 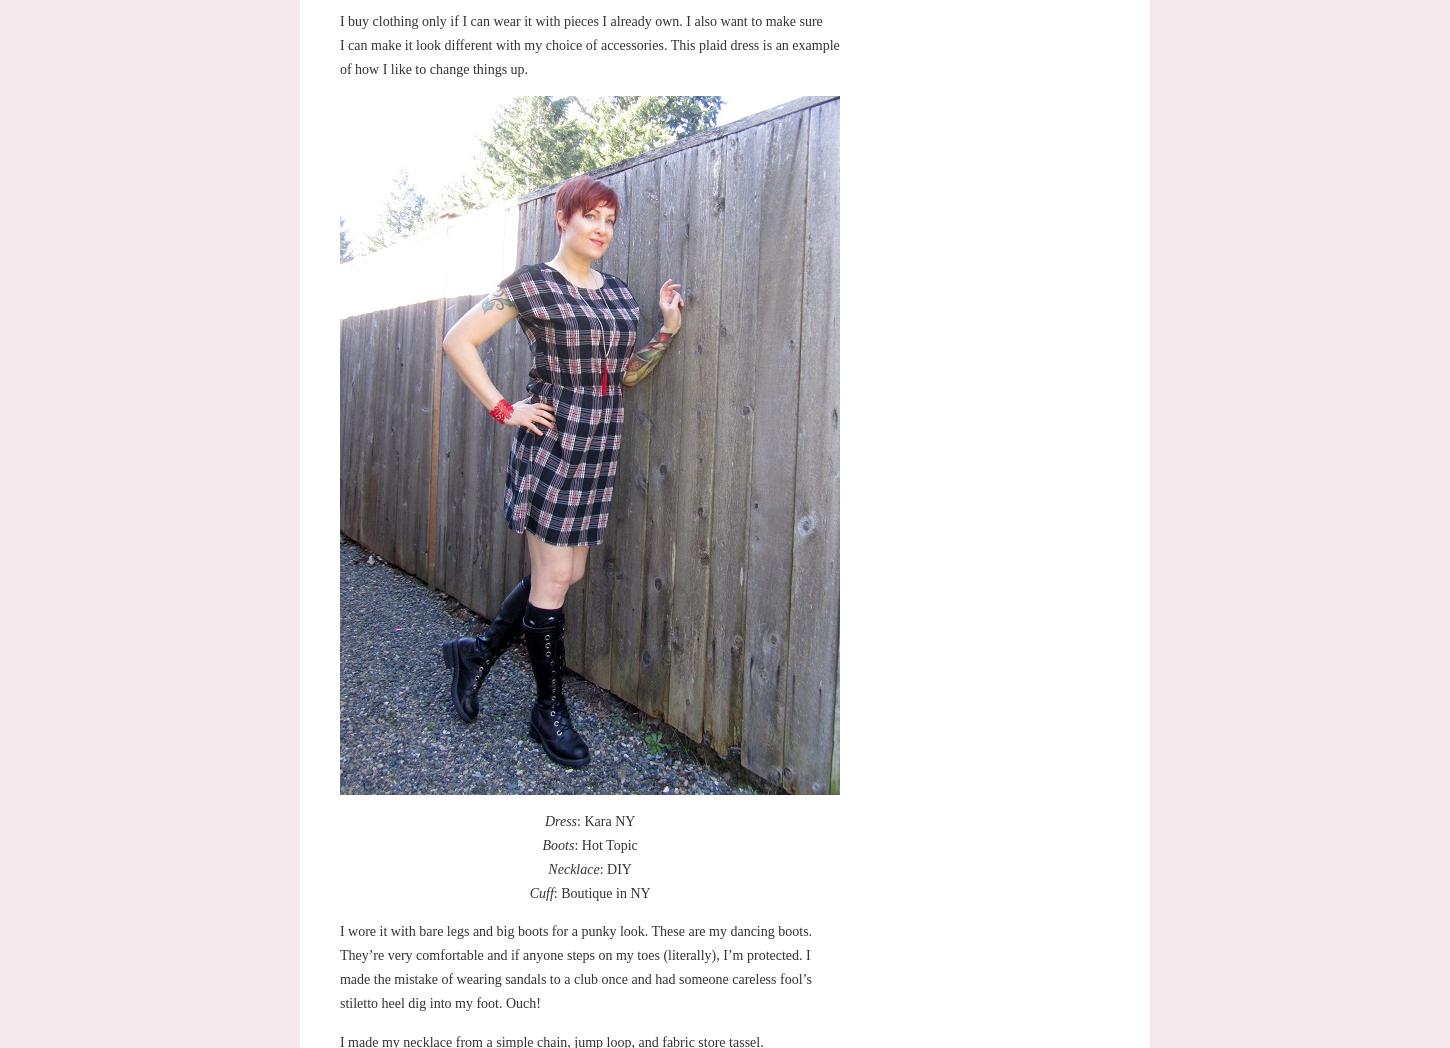 What do you see at coordinates (613, 868) in the screenshot?
I see `': DIY'` at bounding box center [613, 868].